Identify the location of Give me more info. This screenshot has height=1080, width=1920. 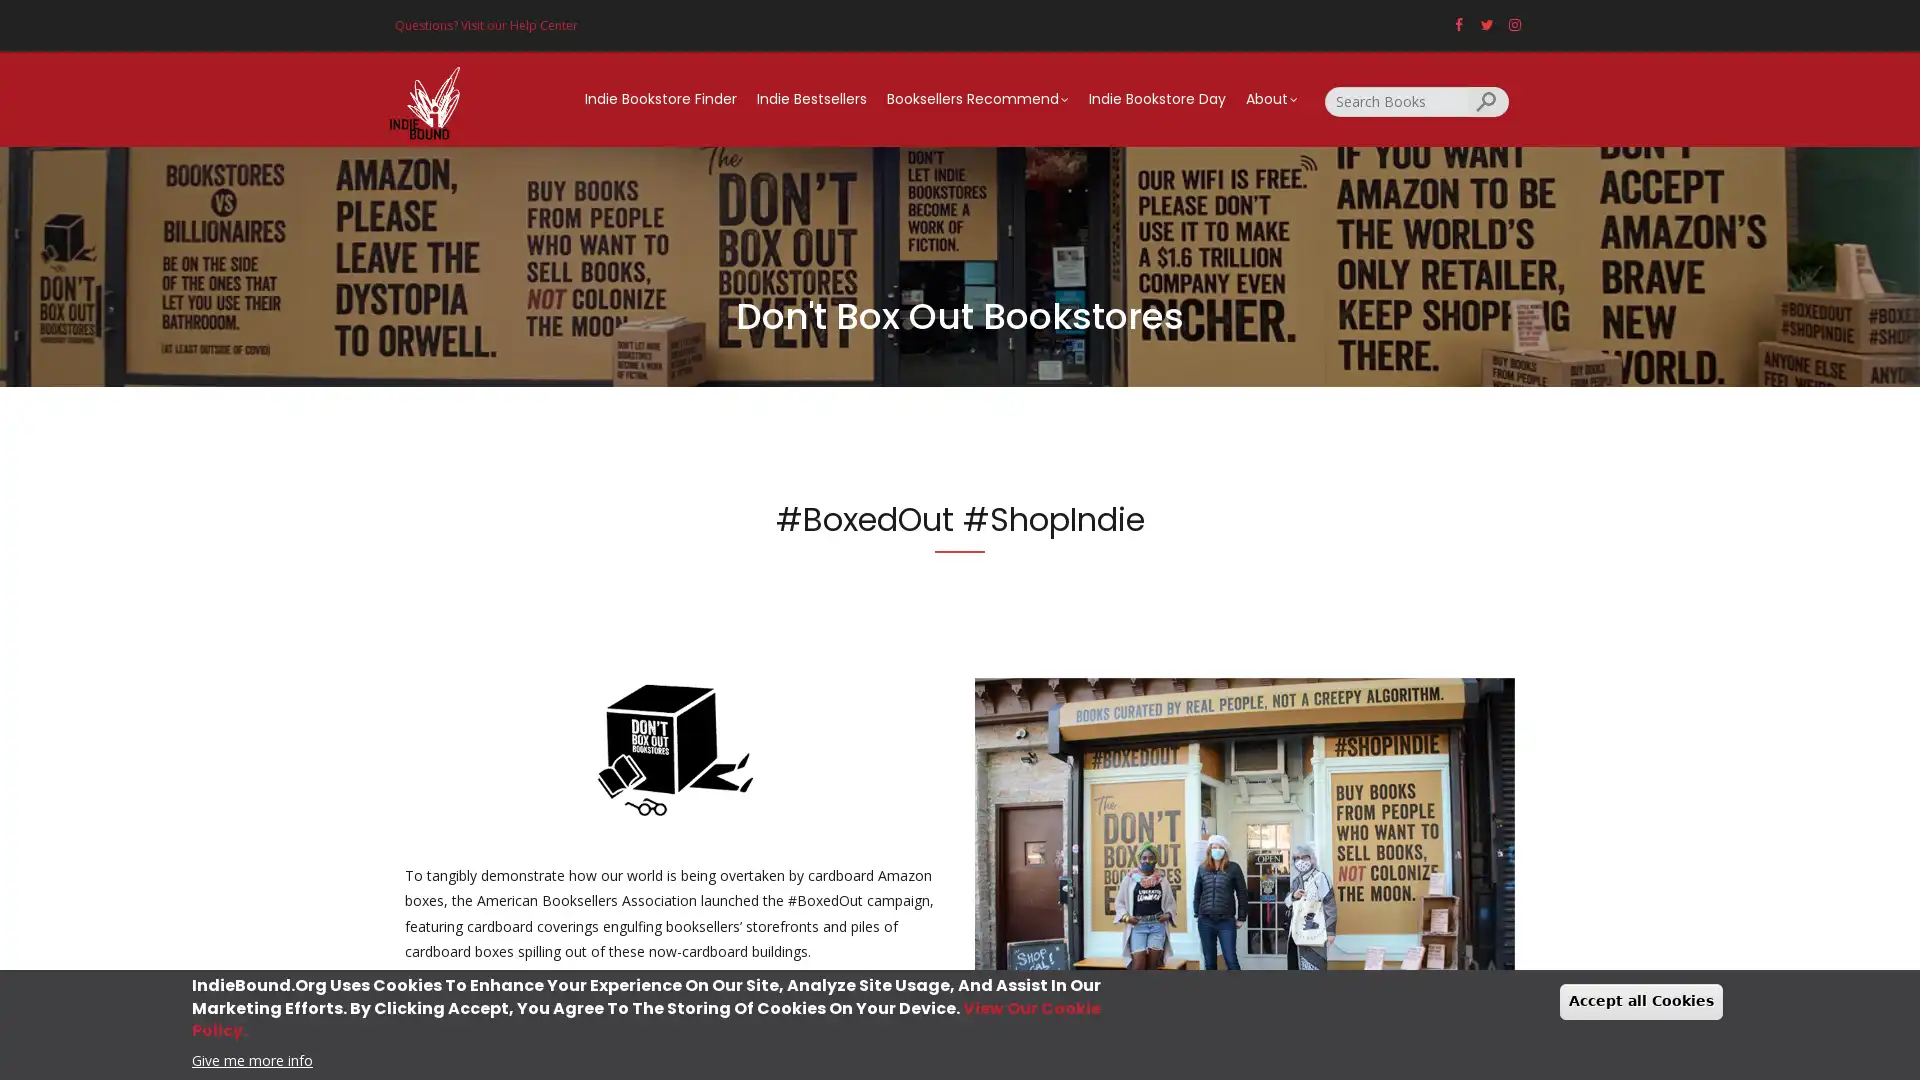
(251, 1058).